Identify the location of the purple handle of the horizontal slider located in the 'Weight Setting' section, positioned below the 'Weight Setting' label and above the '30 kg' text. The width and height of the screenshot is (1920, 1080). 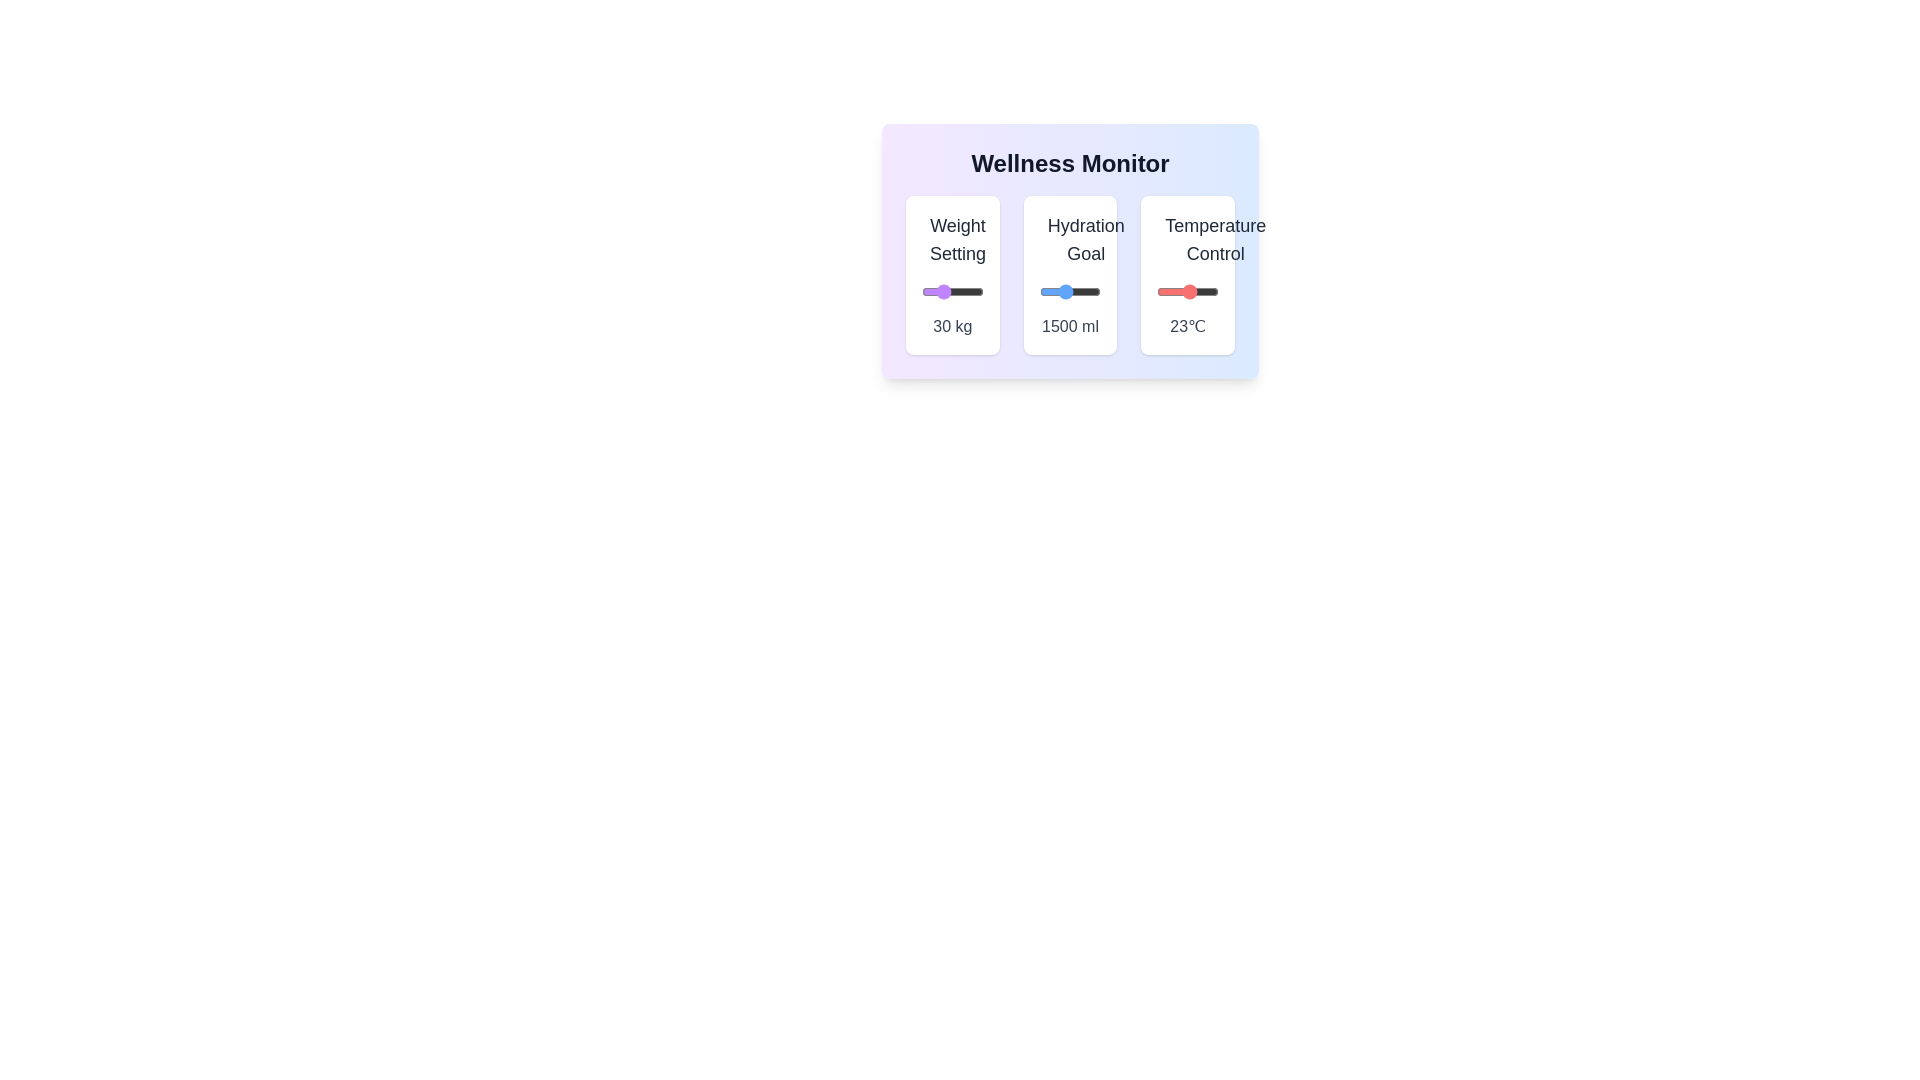
(951, 292).